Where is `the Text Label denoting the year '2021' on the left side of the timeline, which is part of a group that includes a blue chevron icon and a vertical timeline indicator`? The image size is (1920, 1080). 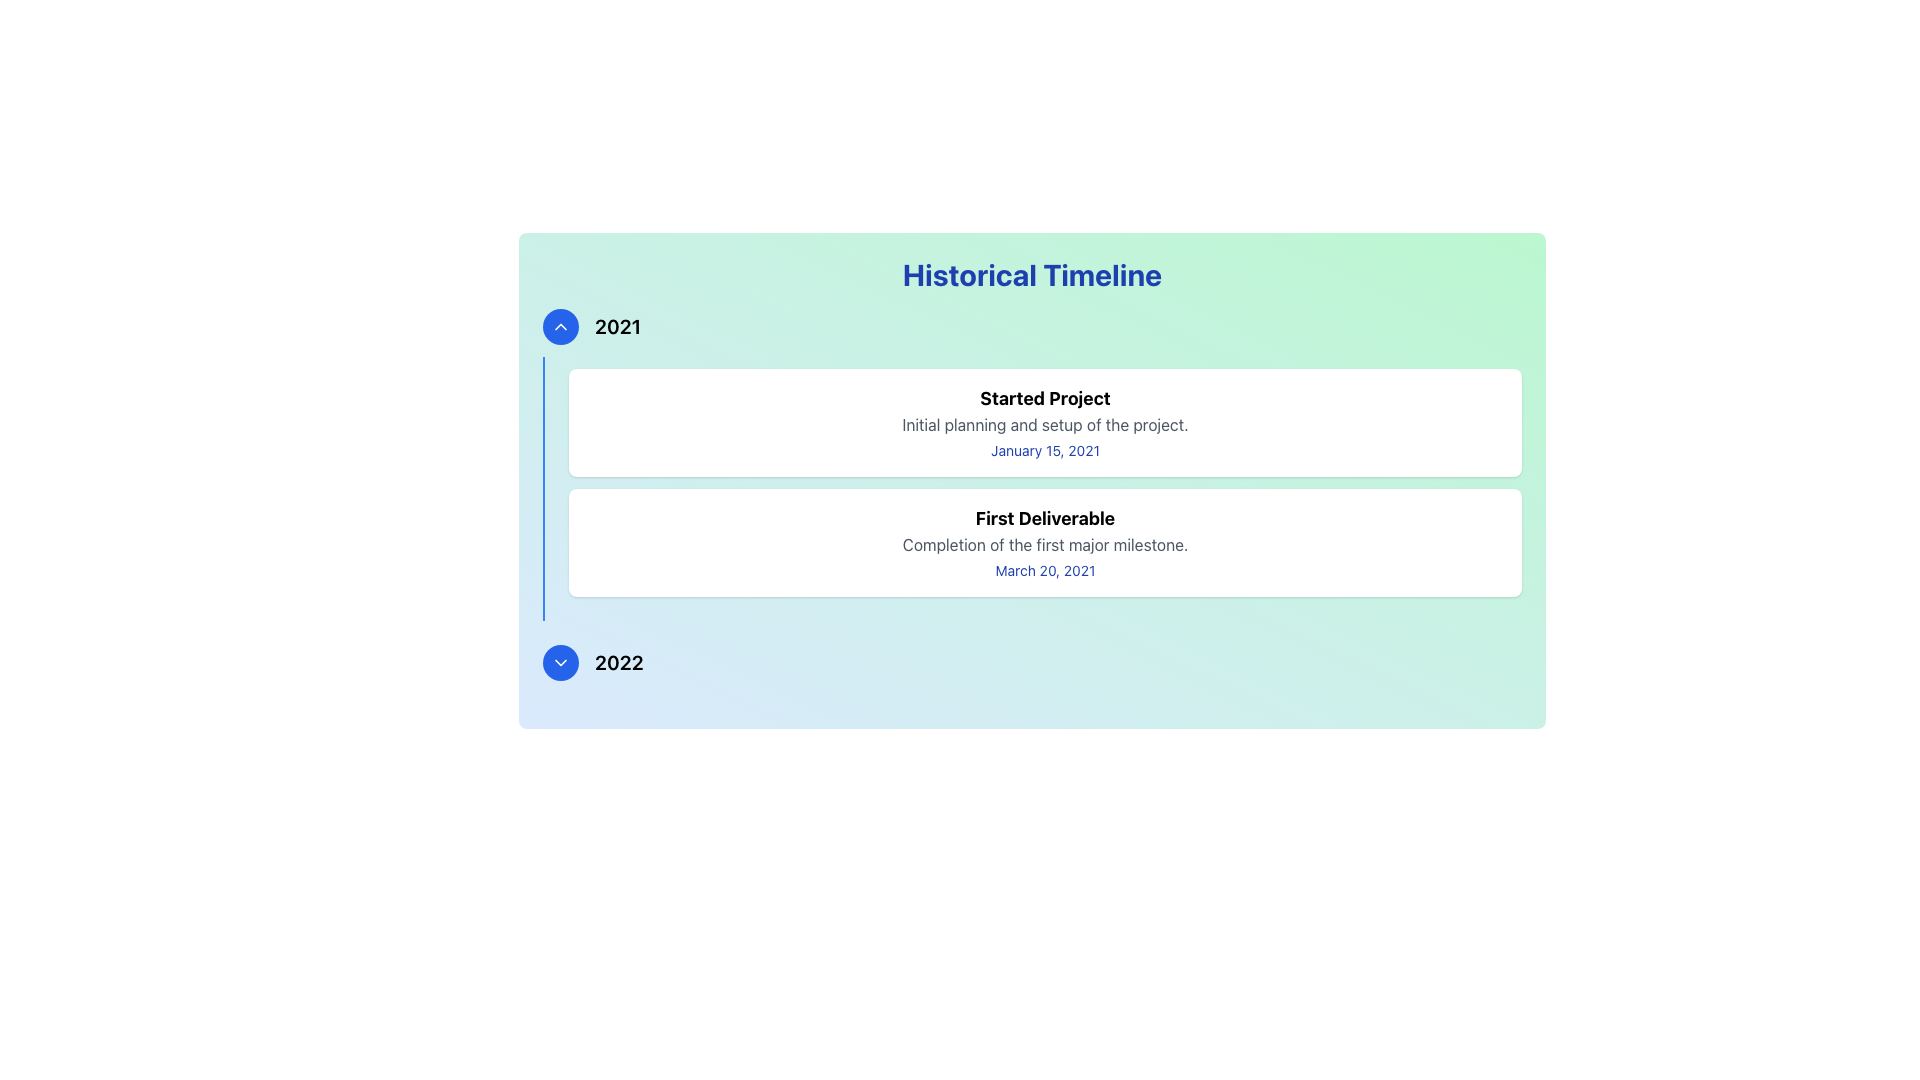
the Text Label denoting the year '2021' on the left side of the timeline, which is part of a group that includes a blue chevron icon and a vertical timeline indicator is located at coordinates (617, 326).